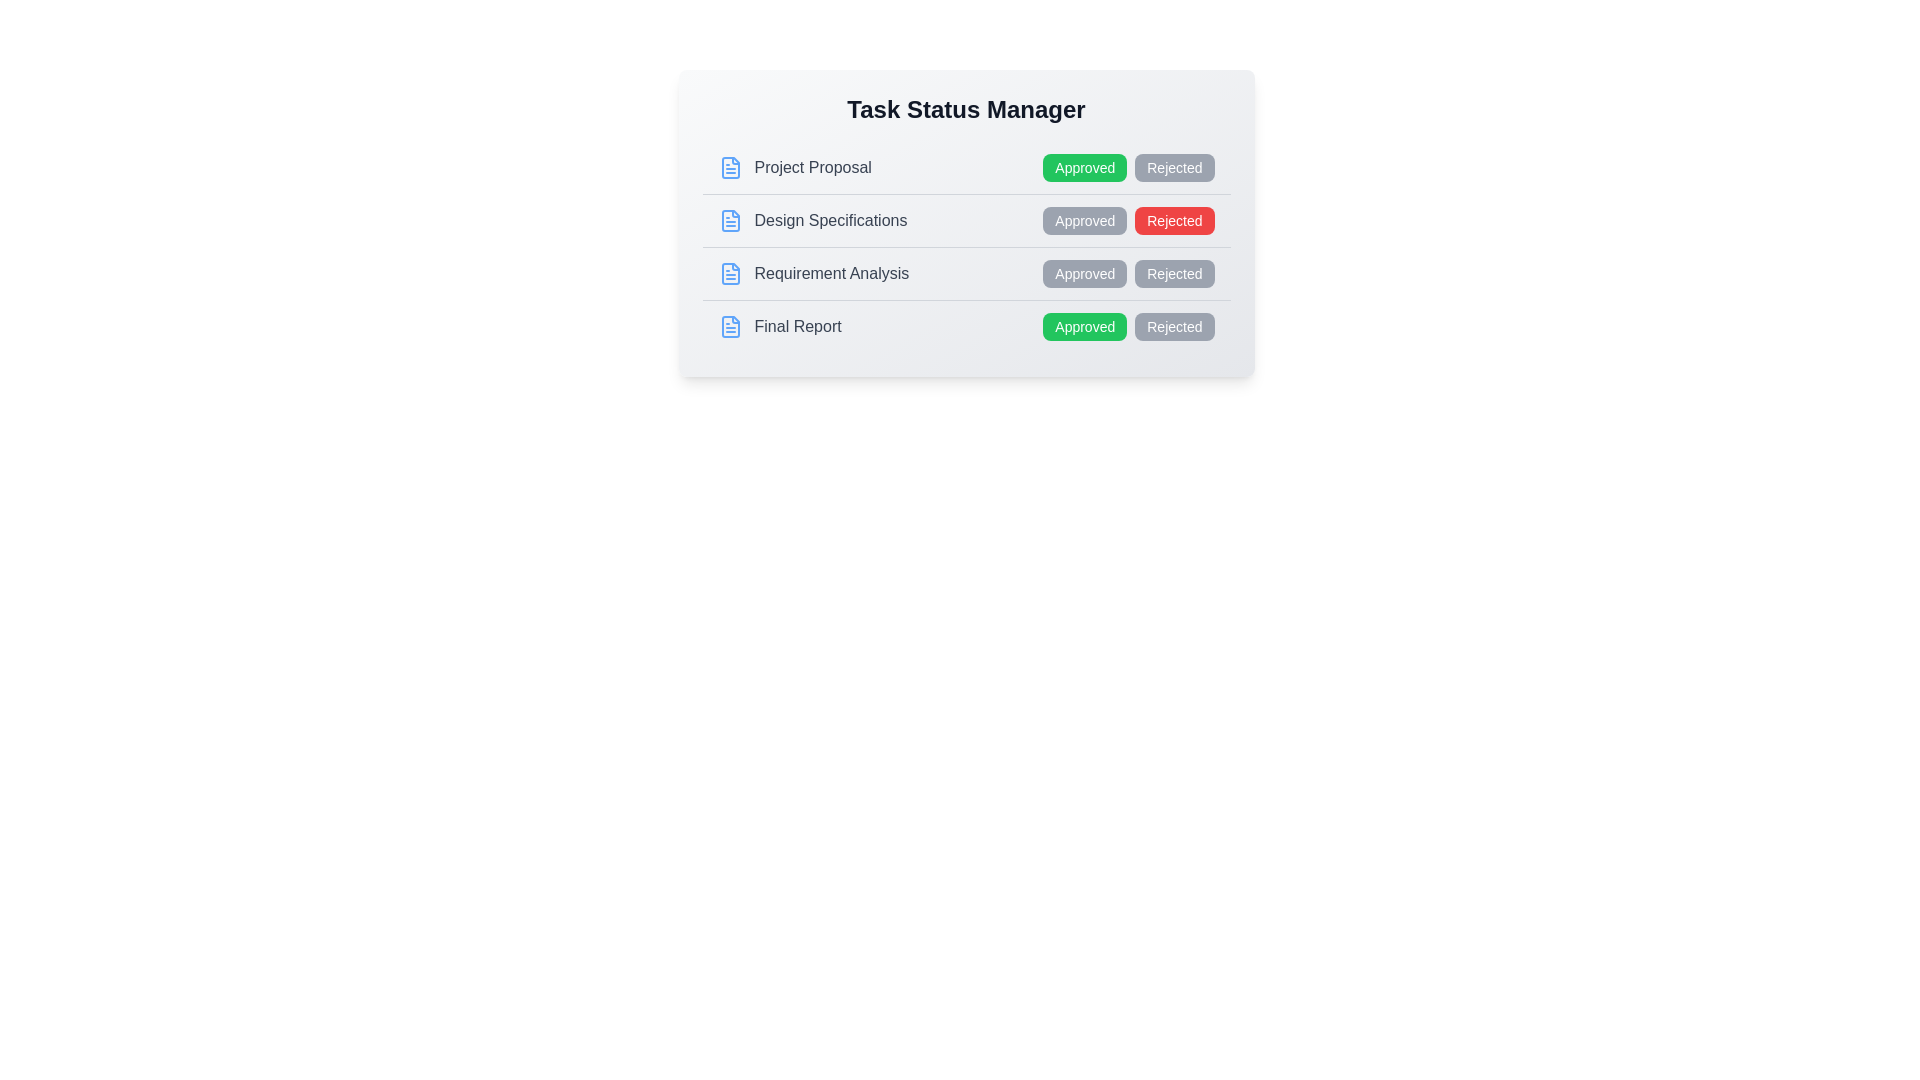  I want to click on the 'Approved' button for the item labeled 'Requirement Analysis', so click(1083, 273).